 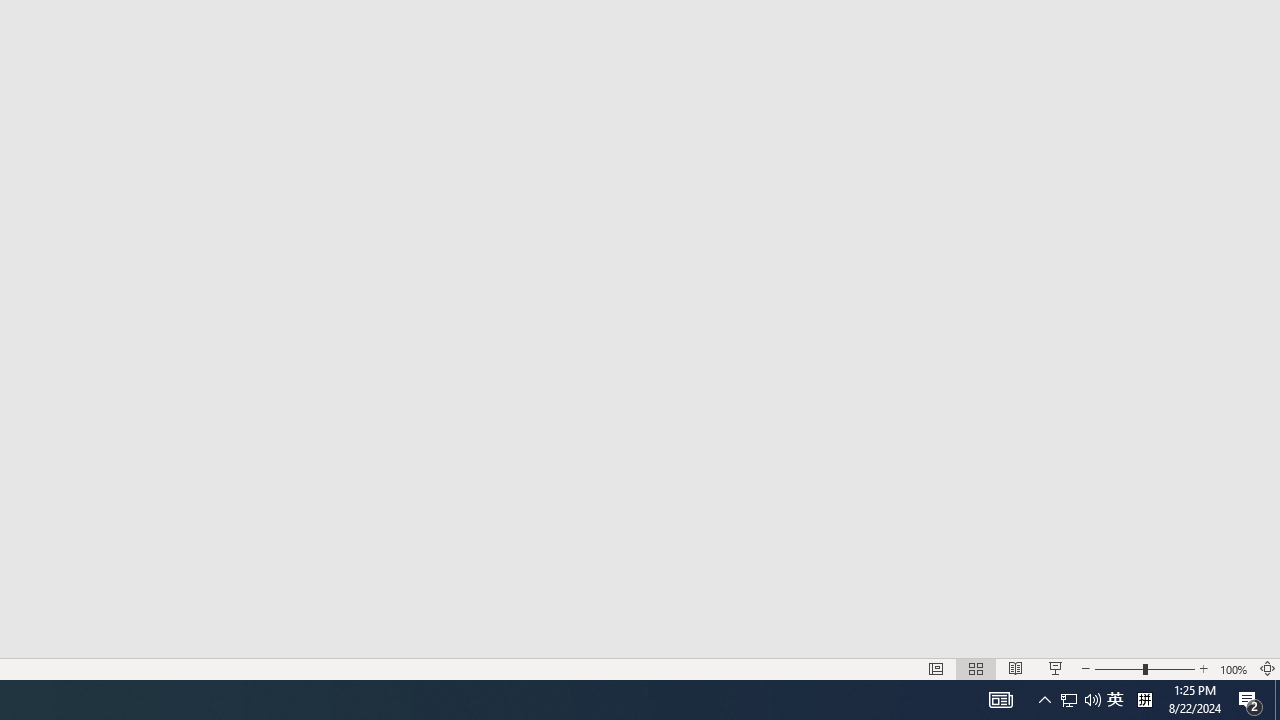 What do you see at coordinates (1266, 669) in the screenshot?
I see `'Zoom to Fit '` at bounding box center [1266, 669].